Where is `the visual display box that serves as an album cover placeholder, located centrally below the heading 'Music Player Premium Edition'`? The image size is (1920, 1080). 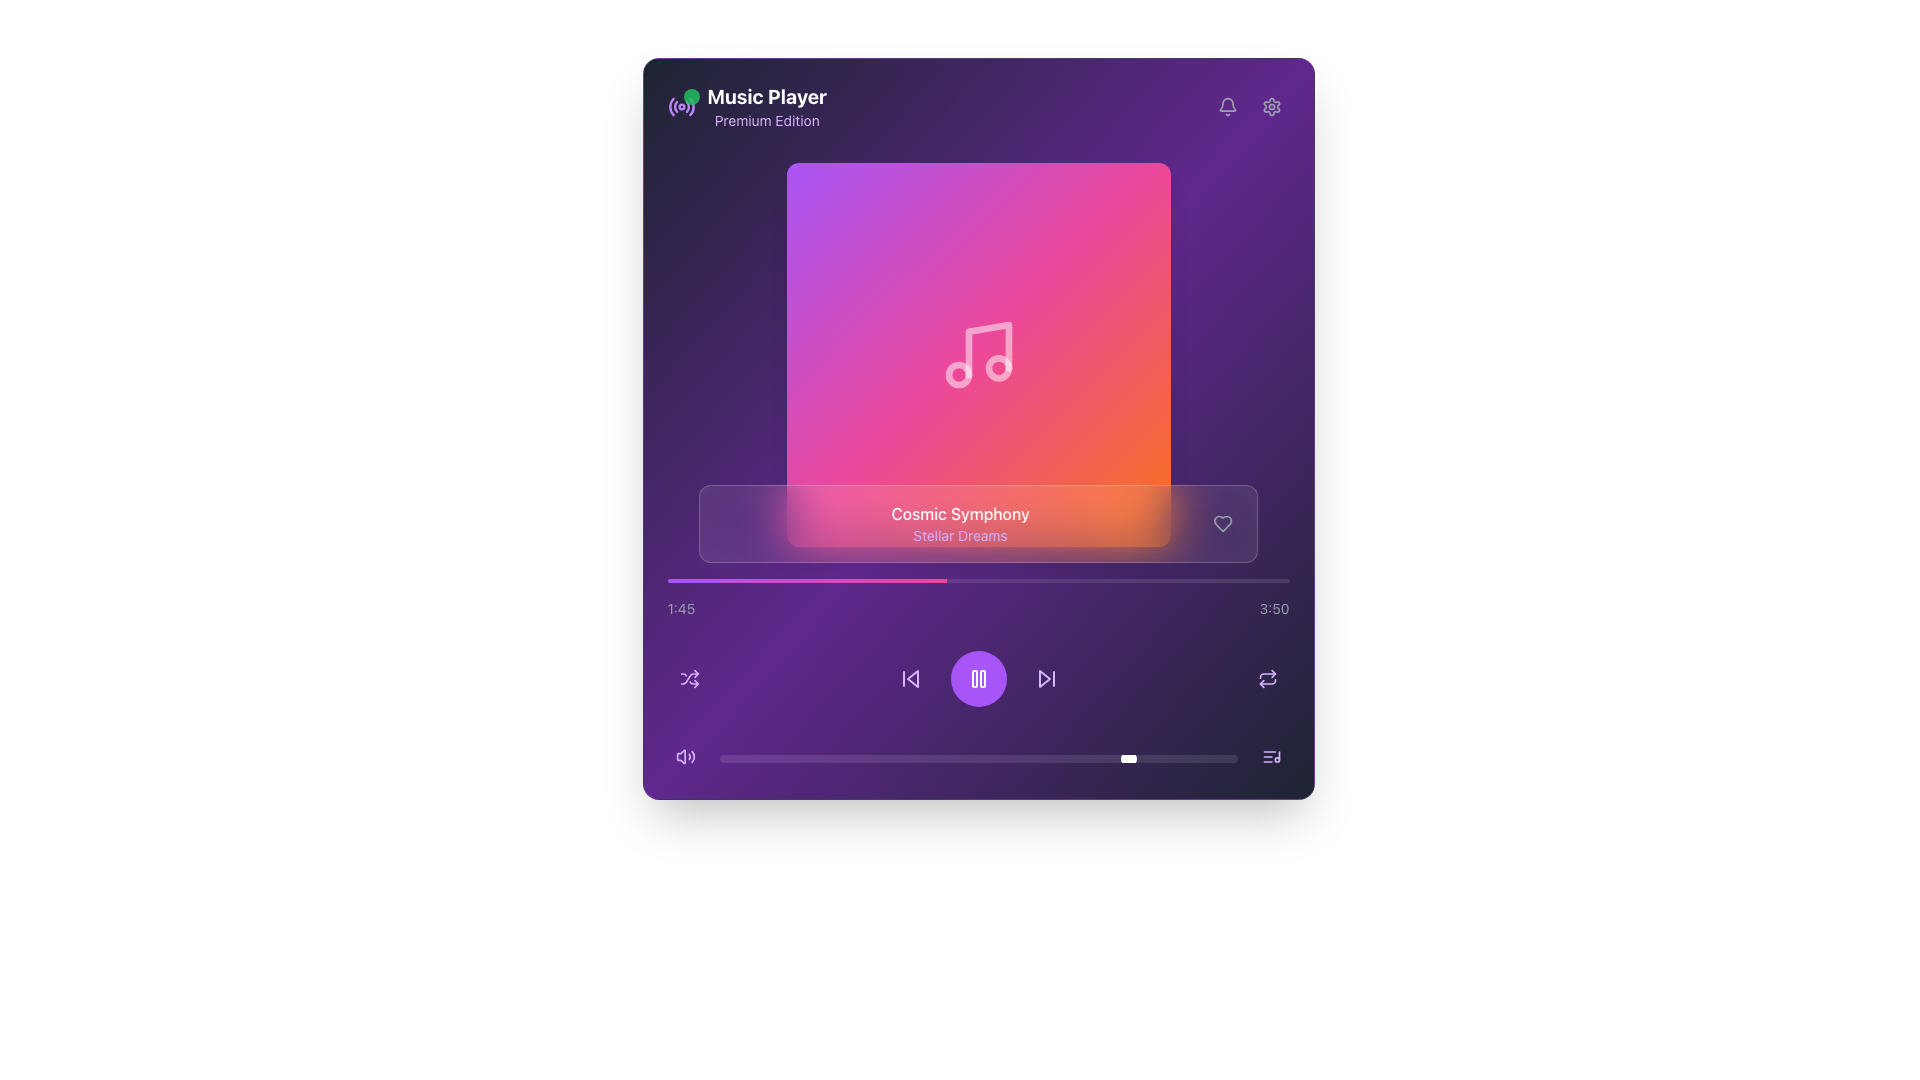
the visual display box that serves as an album cover placeholder, located centrally below the heading 'Music Player Premium Edition' is located at coordinates (978, 353).